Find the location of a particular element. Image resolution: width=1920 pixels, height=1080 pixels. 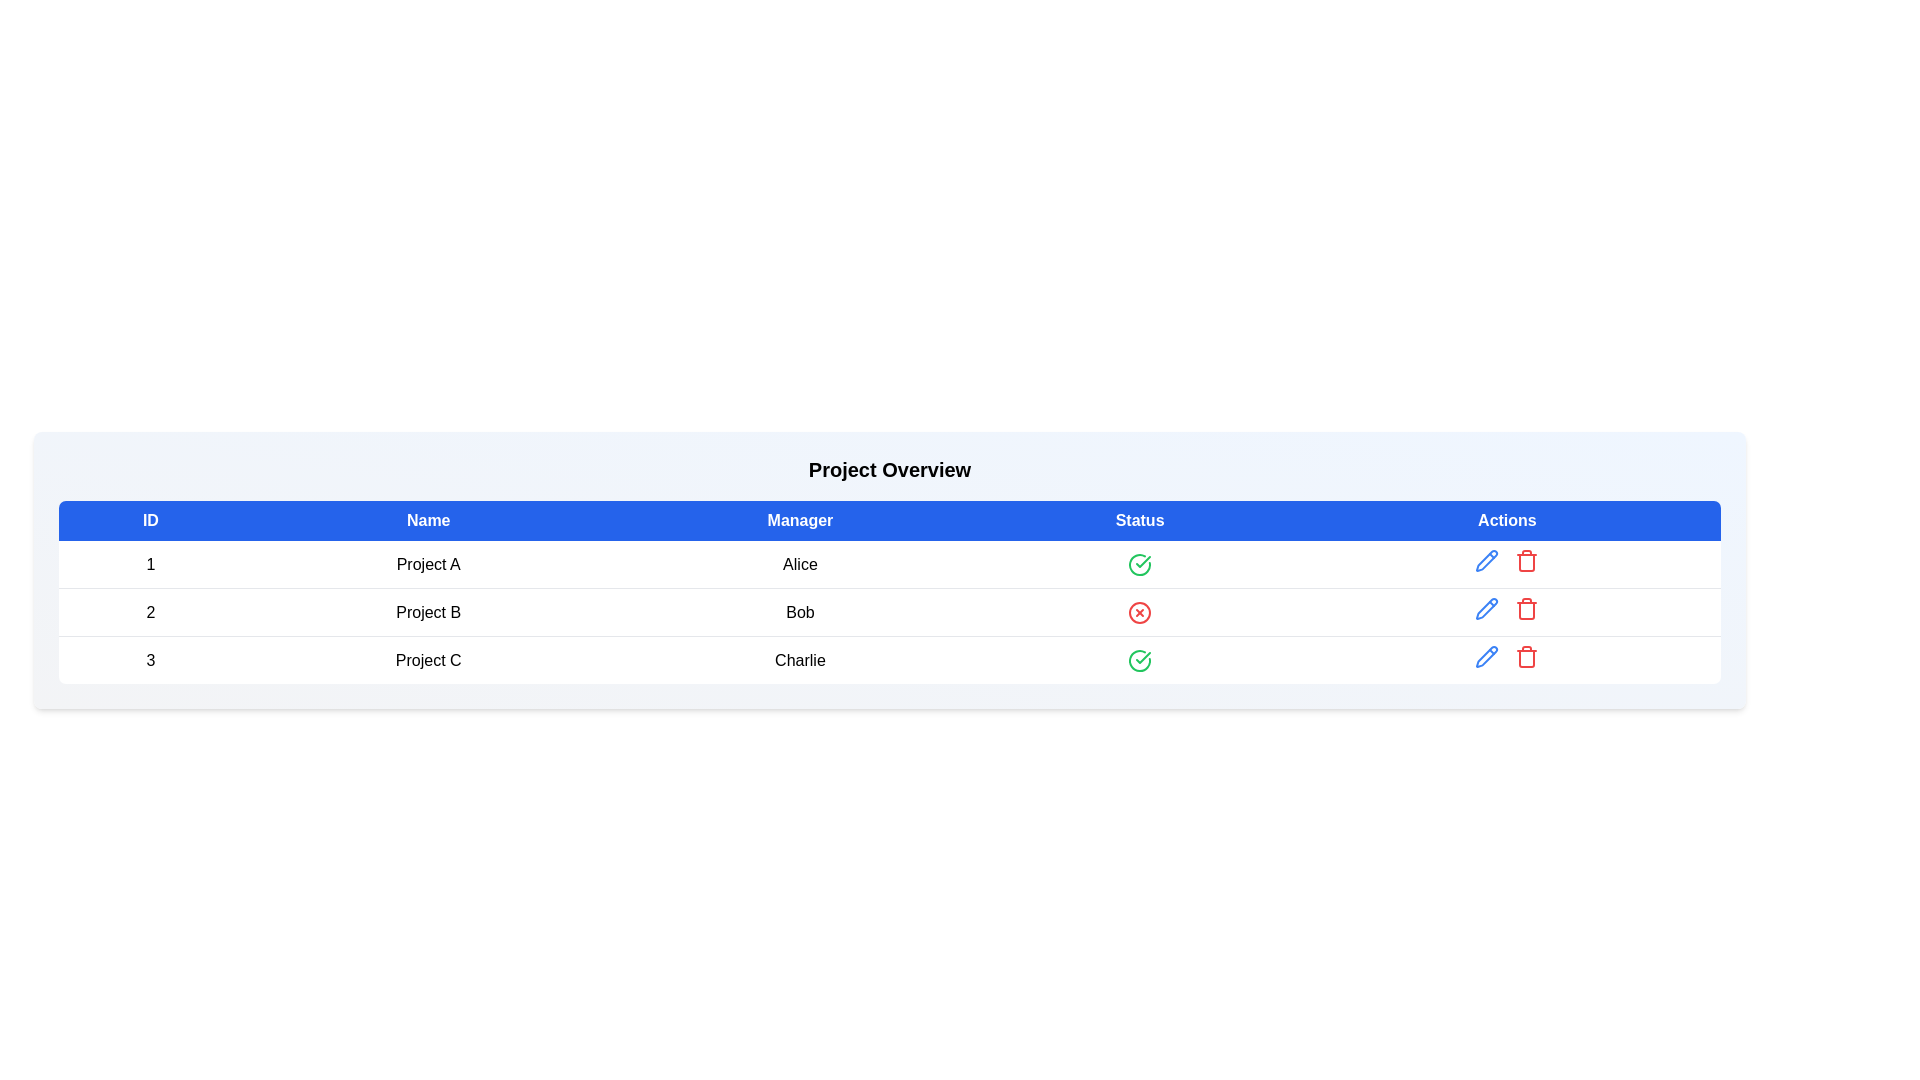

the green circular icon with a check mark in the 'Status' column of the third row for the project managed by Charlie is located at coordinates (1140, 564).